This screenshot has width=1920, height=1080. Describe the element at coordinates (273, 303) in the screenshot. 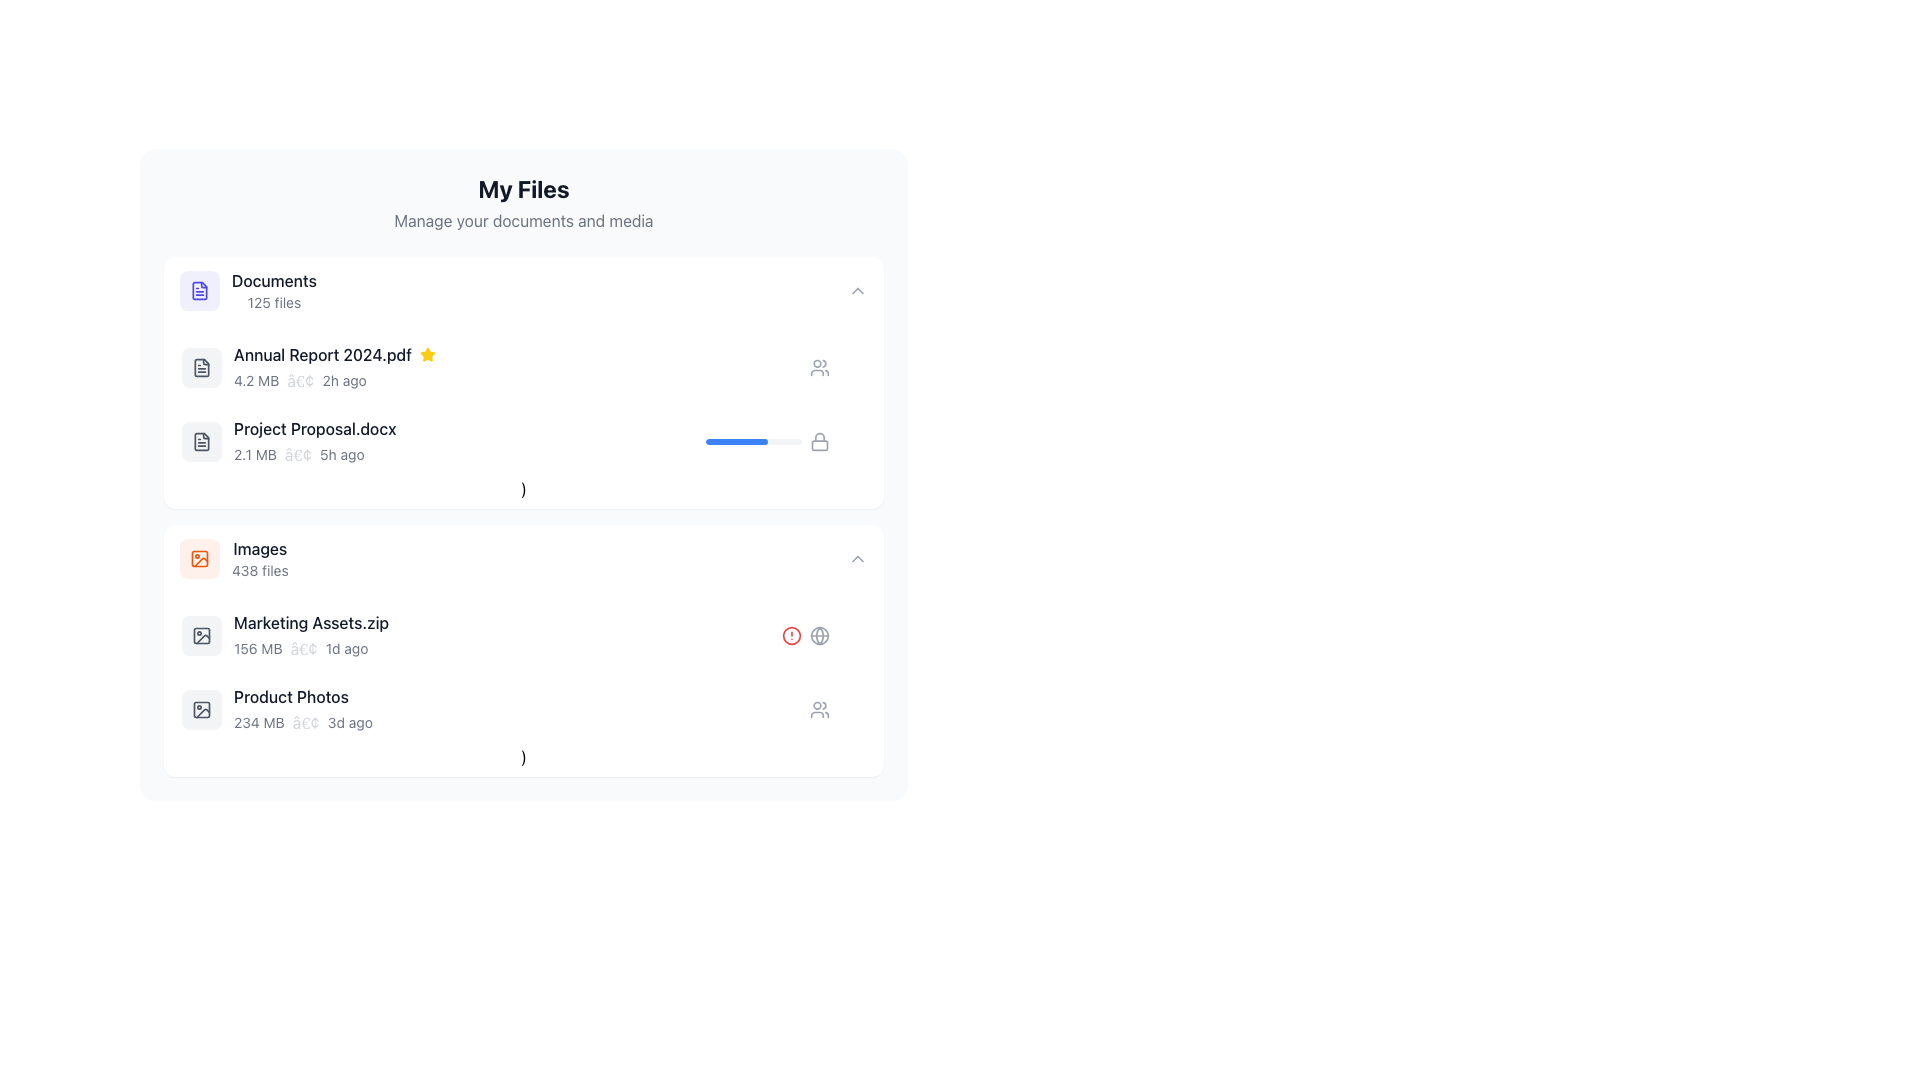

I see `the label indicating the number of files ('125 files') located directly beneath the 'Documents' label in the upper-left corner of the interface` at that location.